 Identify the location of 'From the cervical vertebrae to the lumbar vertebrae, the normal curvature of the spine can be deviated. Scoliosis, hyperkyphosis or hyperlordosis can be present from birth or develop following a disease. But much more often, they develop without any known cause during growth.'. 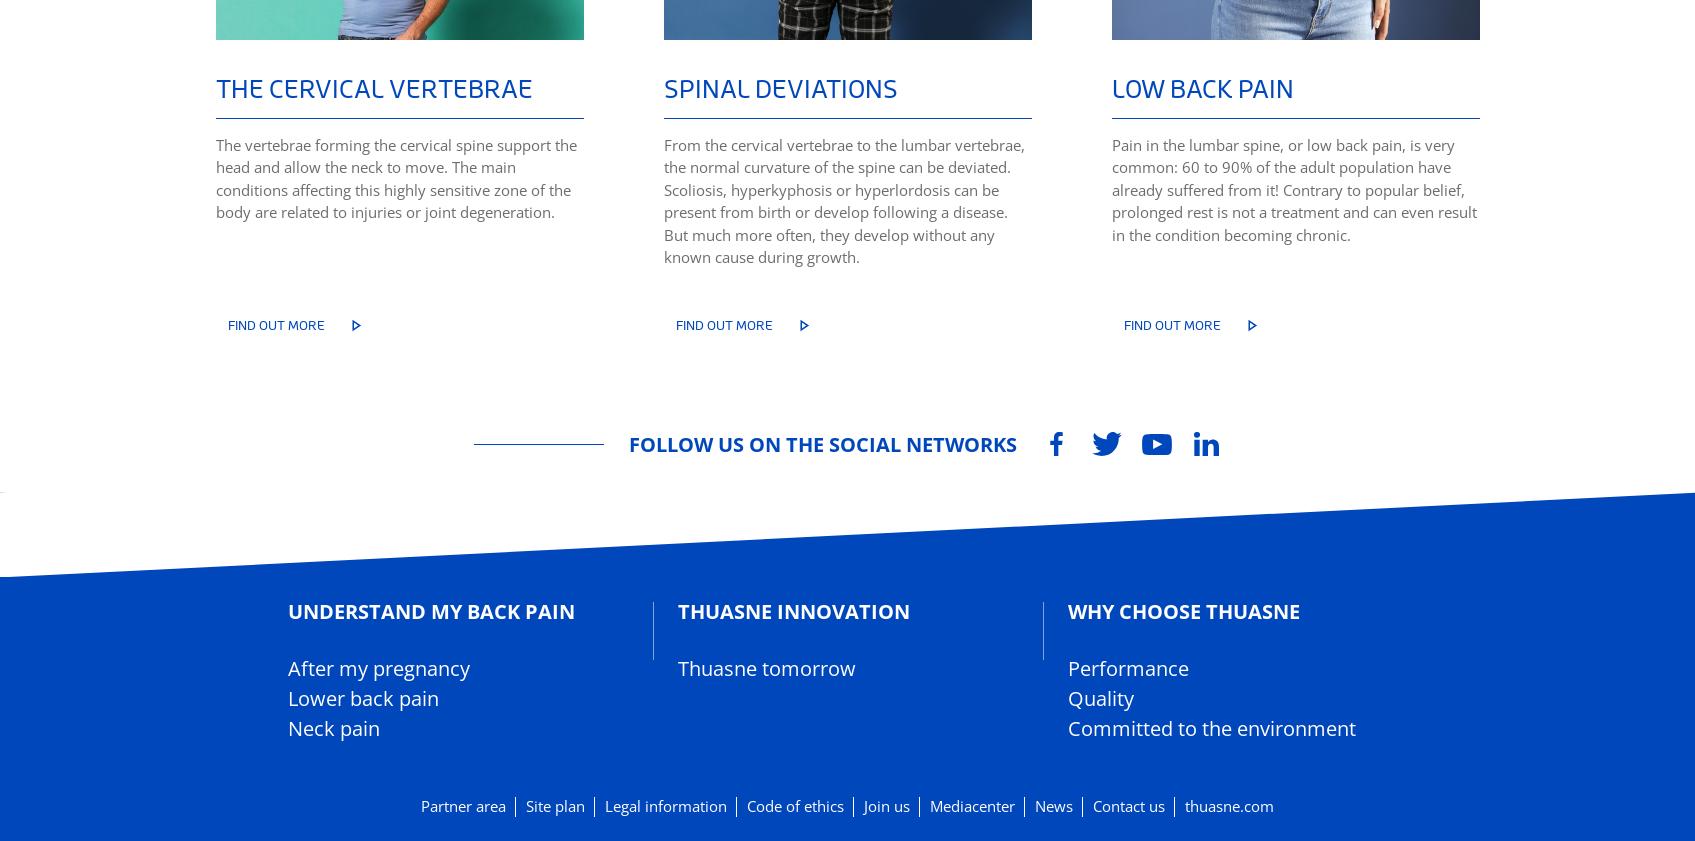
(843, 199).